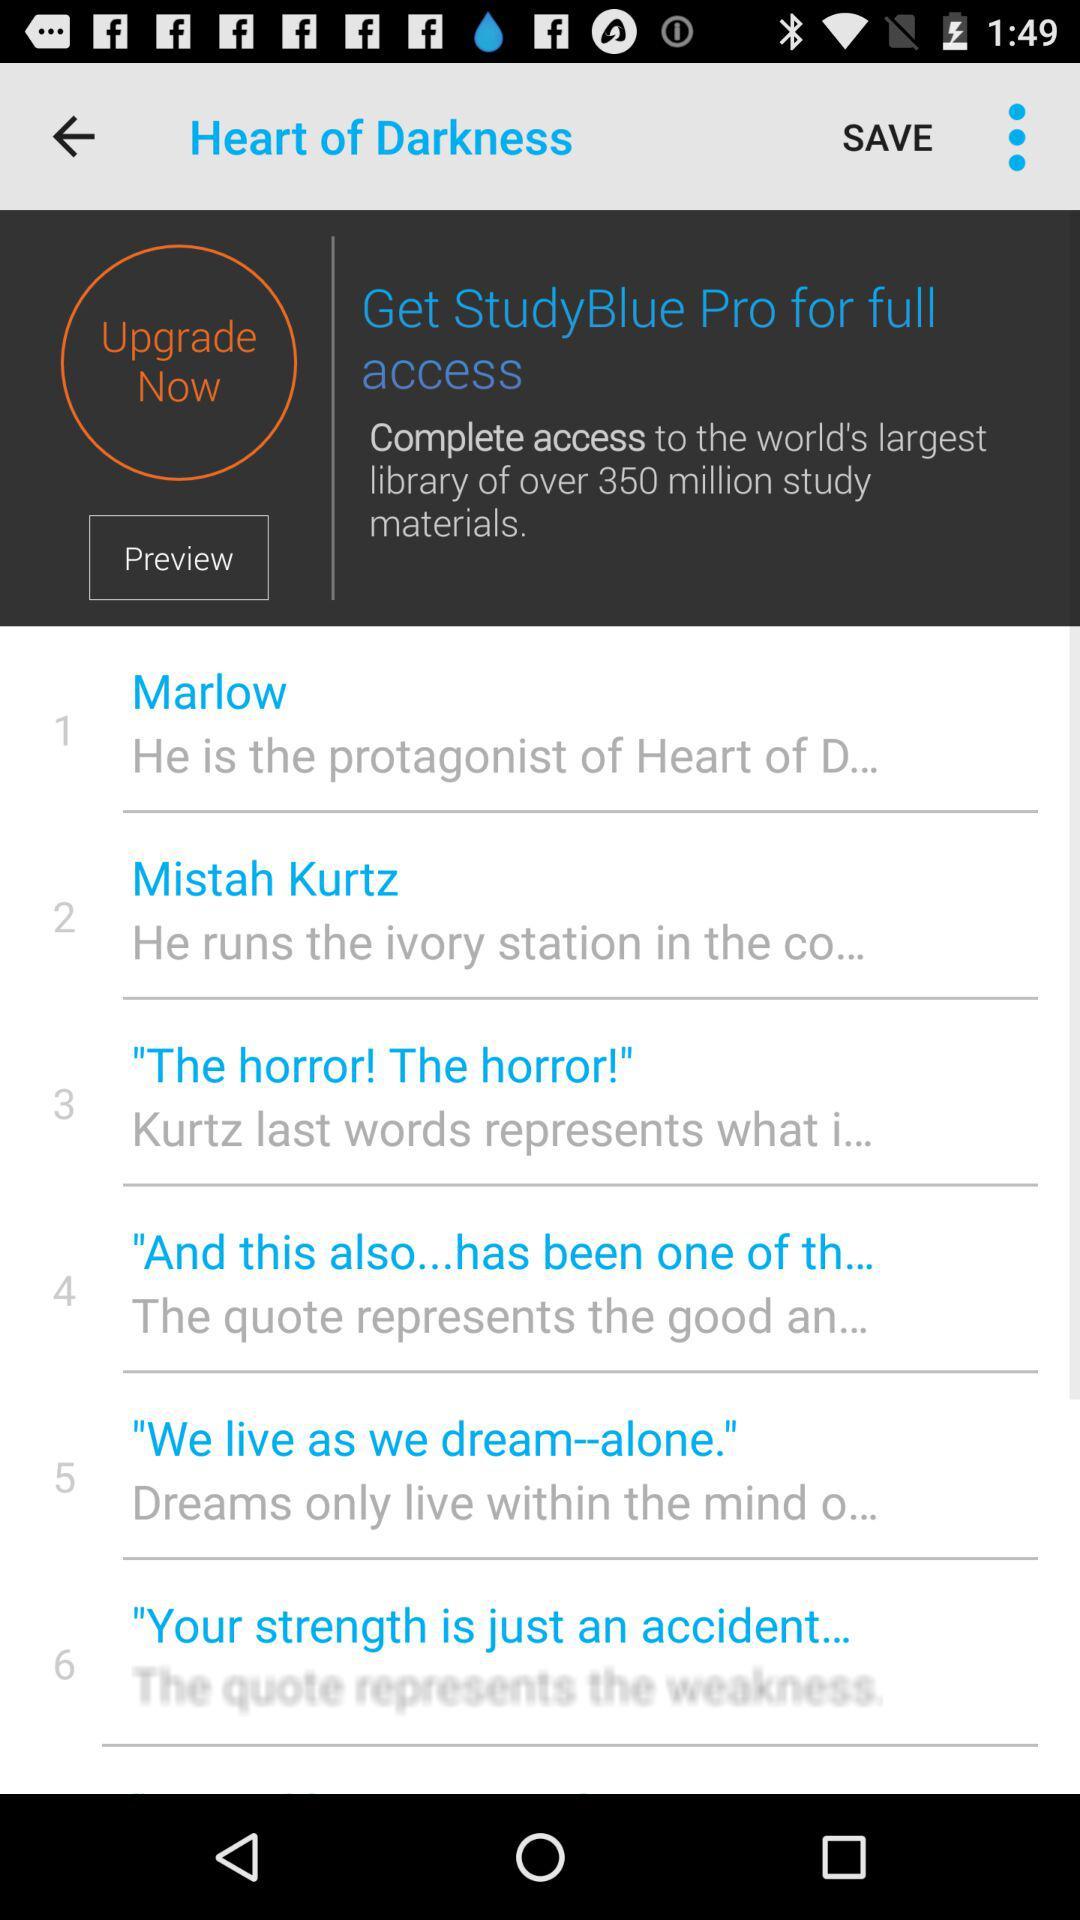 The image size is (1080, 1920). Describe the element at coordinates (63, 1101) in the screenshot. I see `the 3 item` at that location.